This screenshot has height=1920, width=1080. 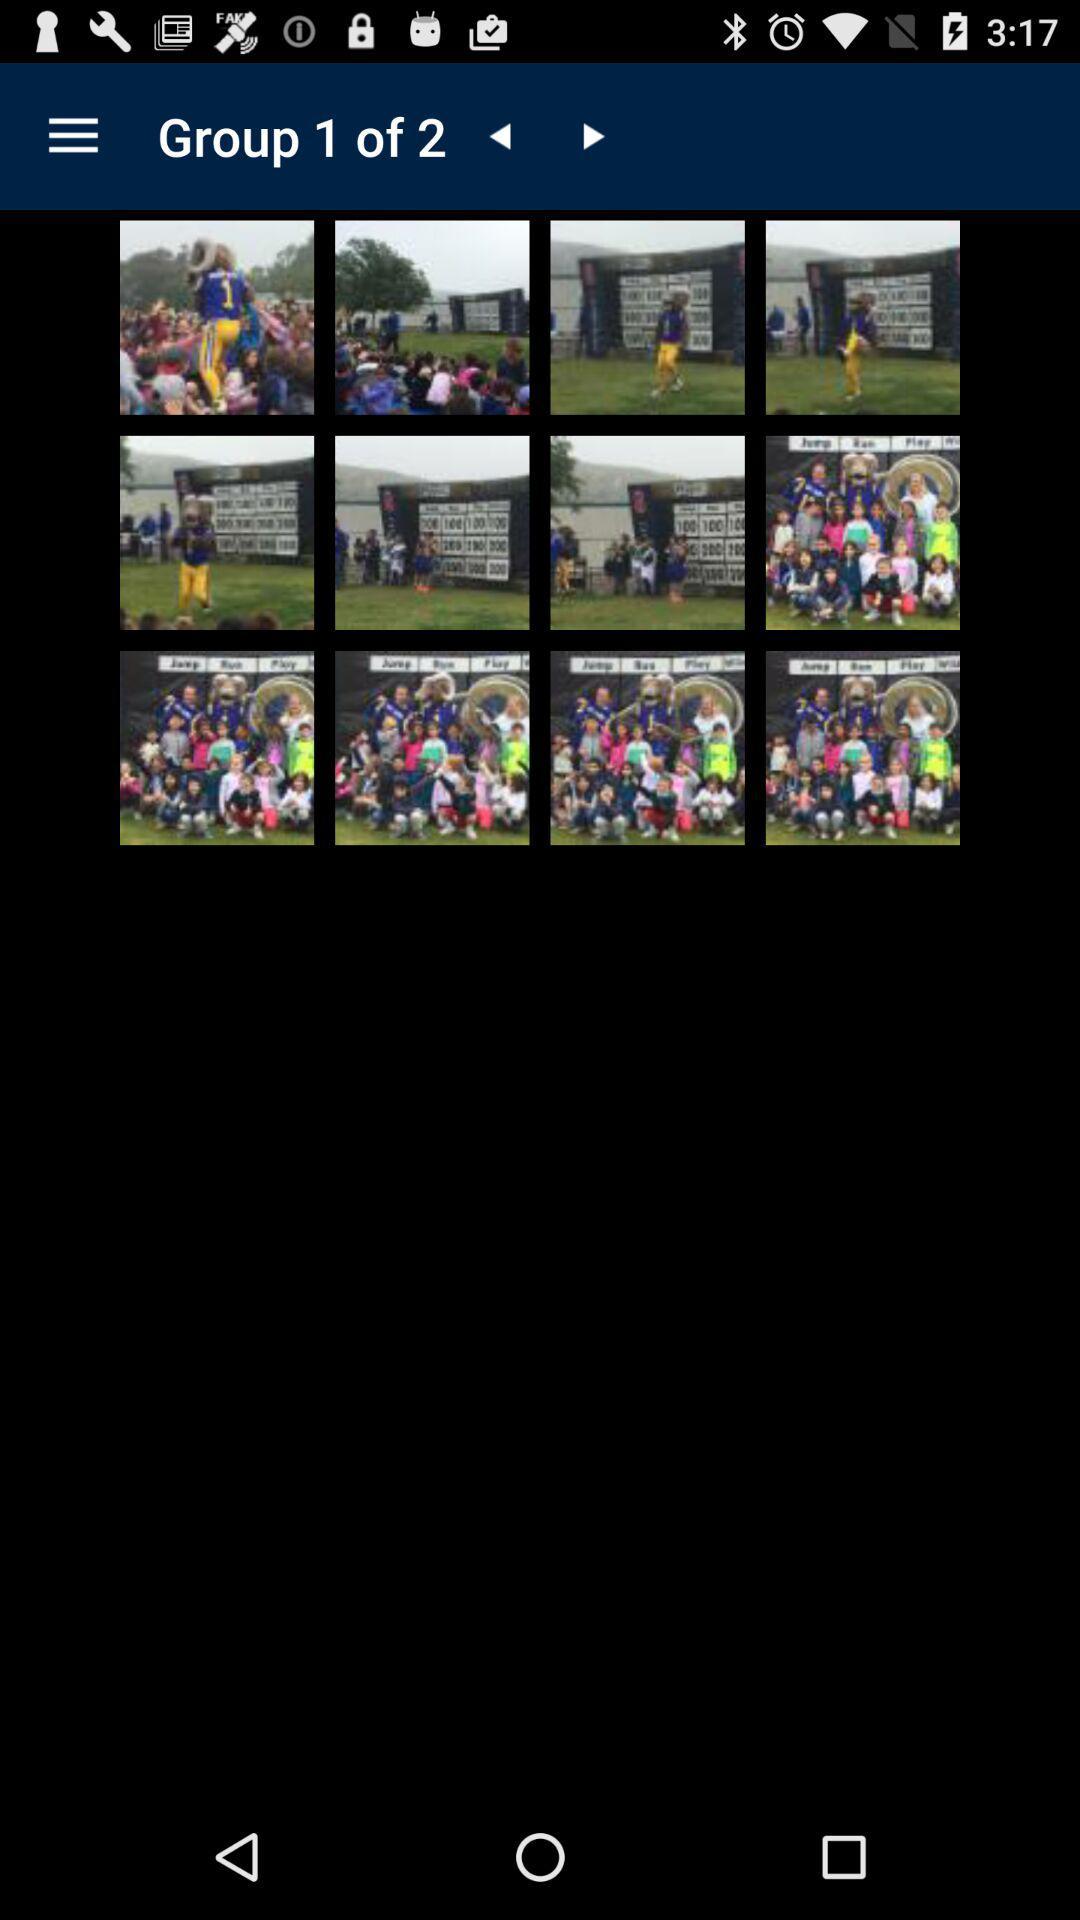 What do you see at coordinates (590, 135) in the screenshot?
I see `group 2` at bounding box center [590, 135].